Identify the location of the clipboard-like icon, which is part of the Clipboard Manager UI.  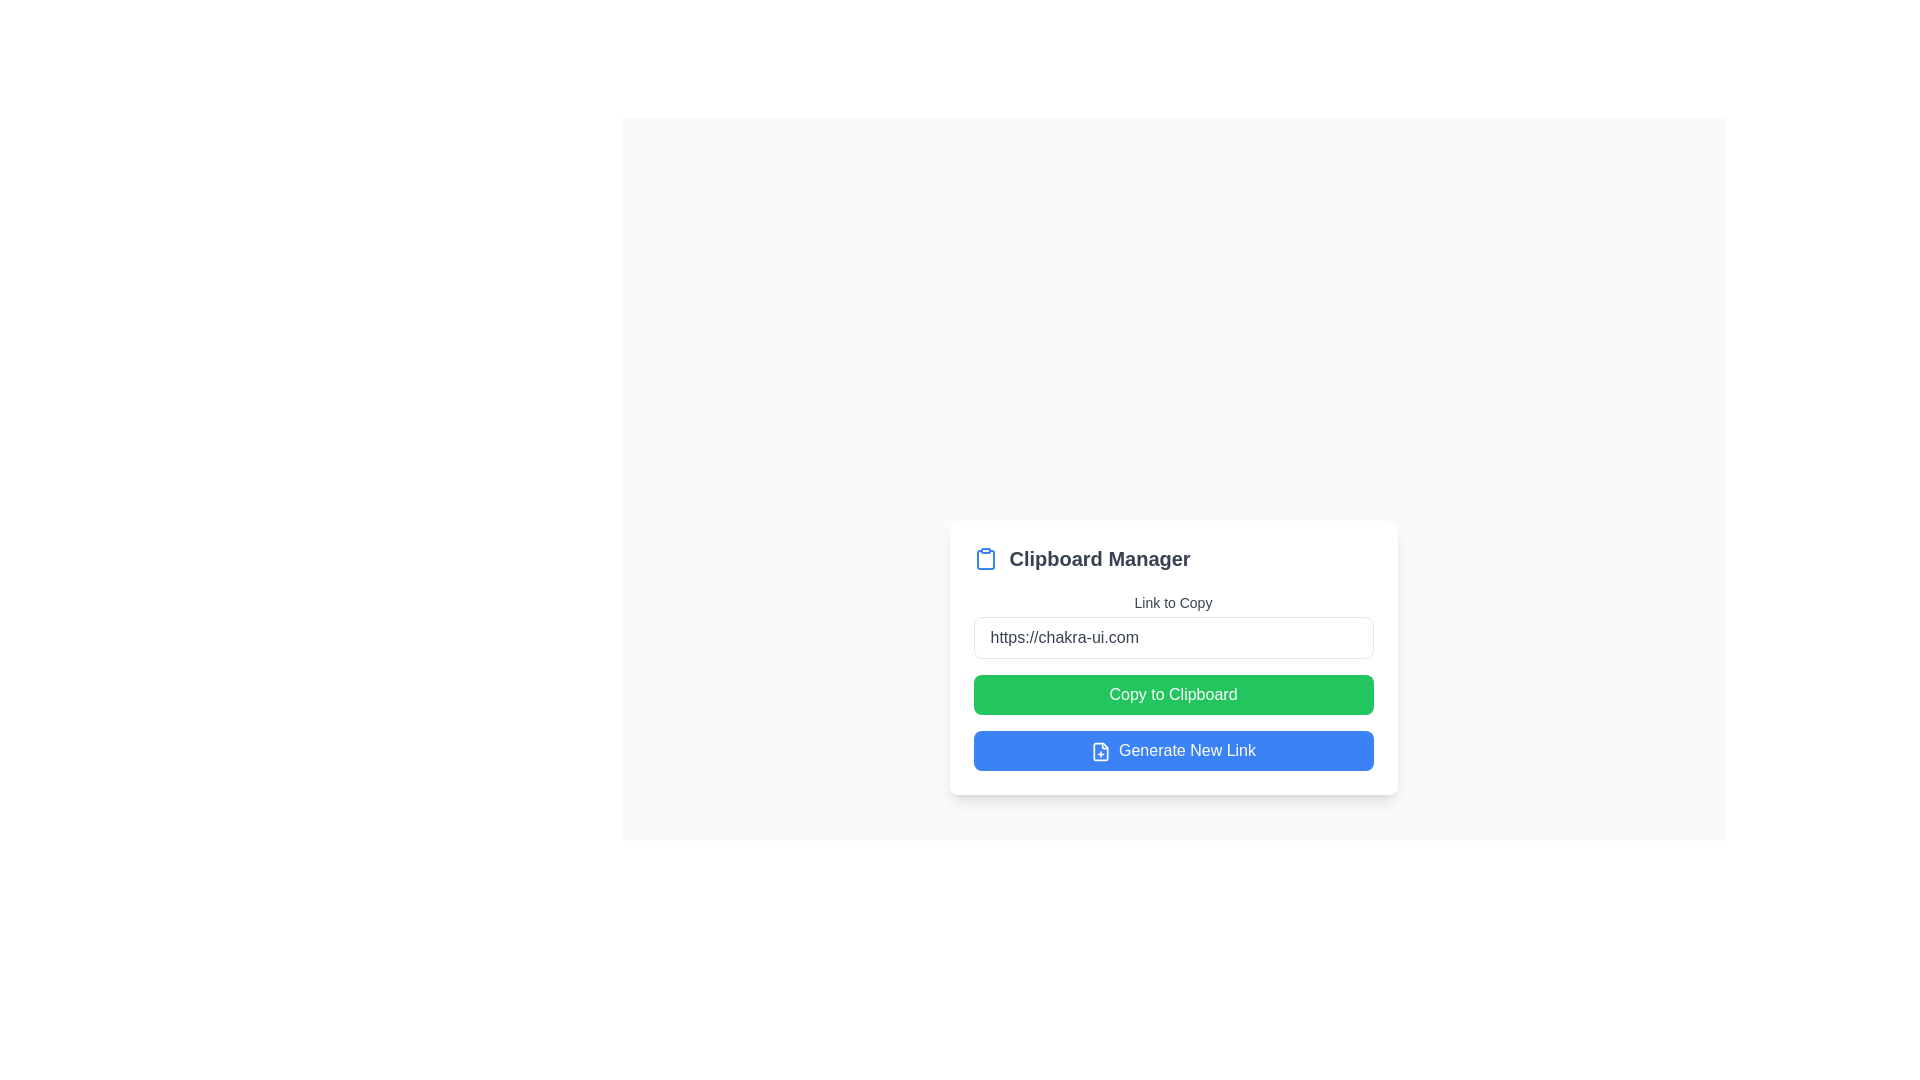
(985, 559).